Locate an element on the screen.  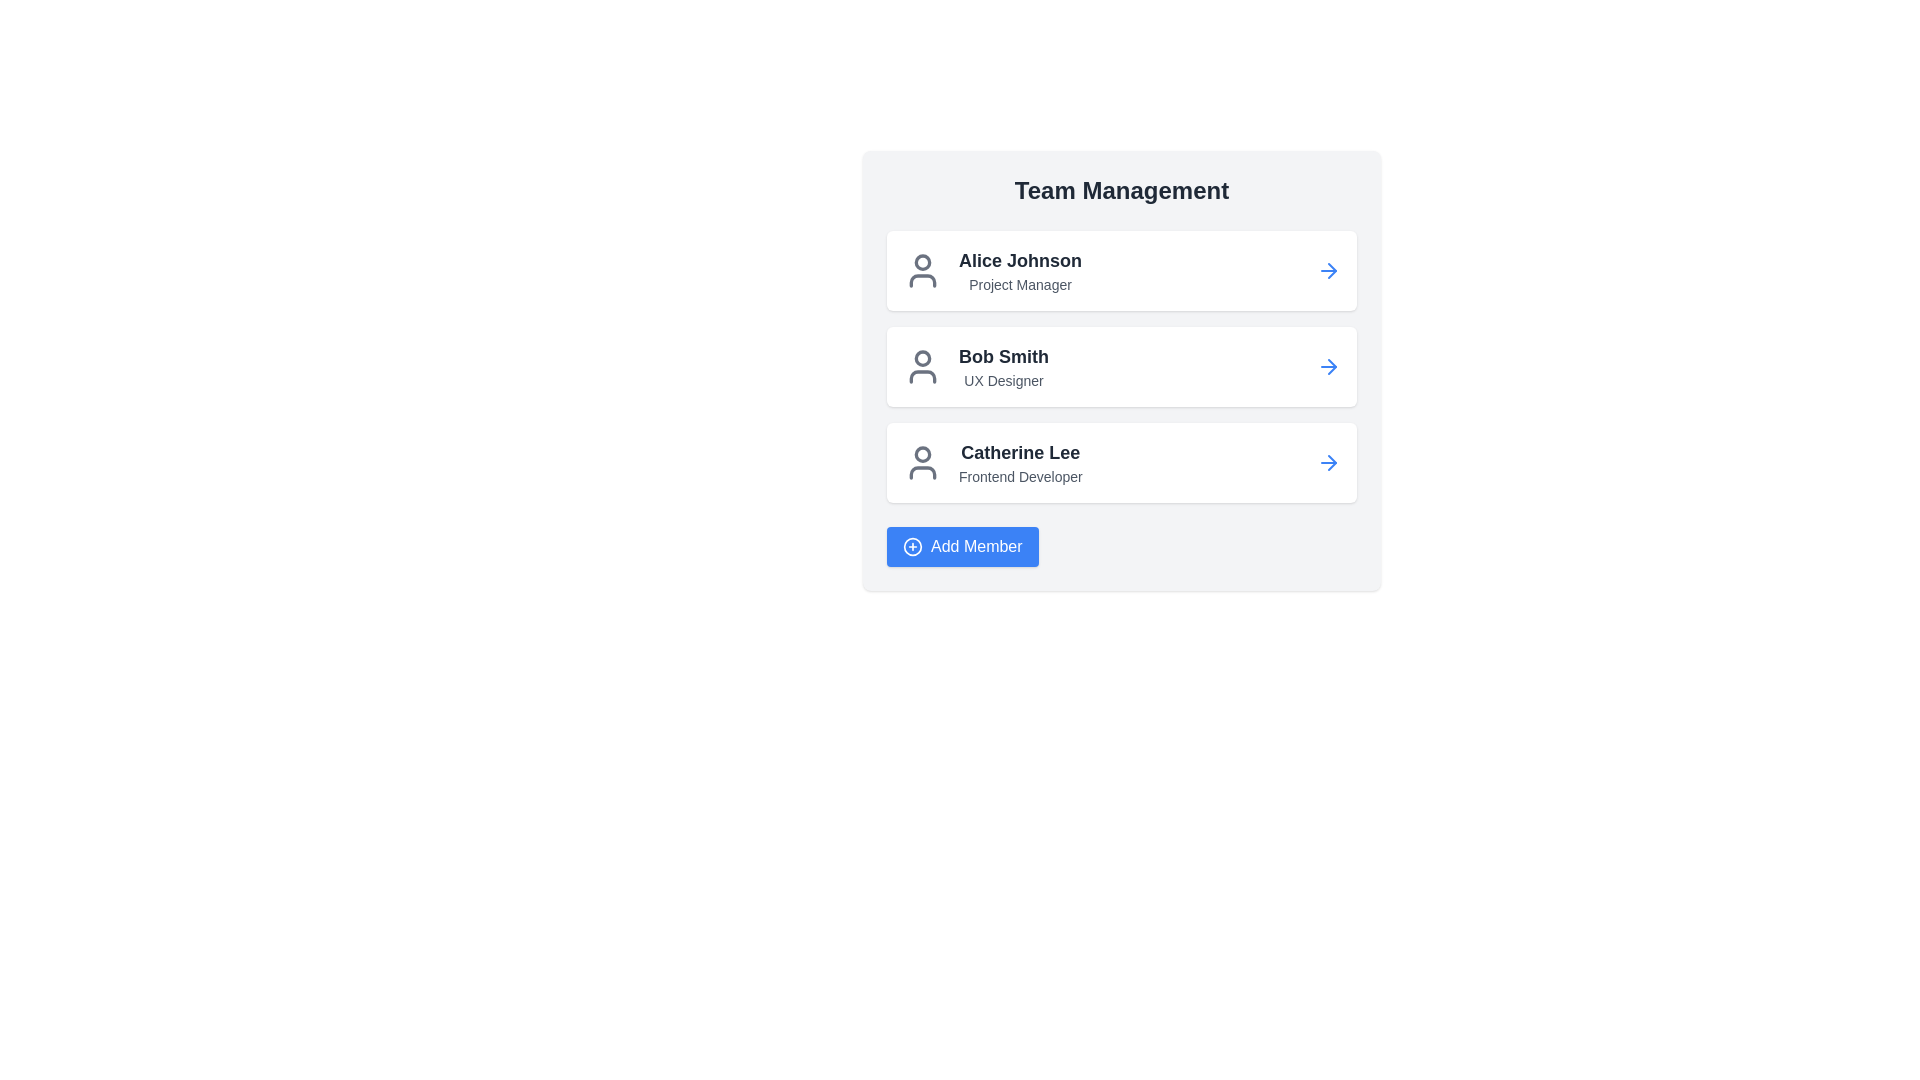
the icon within the 'Add Member' button, which is a rounded blue button located towards the bottom section of the card interface is located at coordinates (911, 547).